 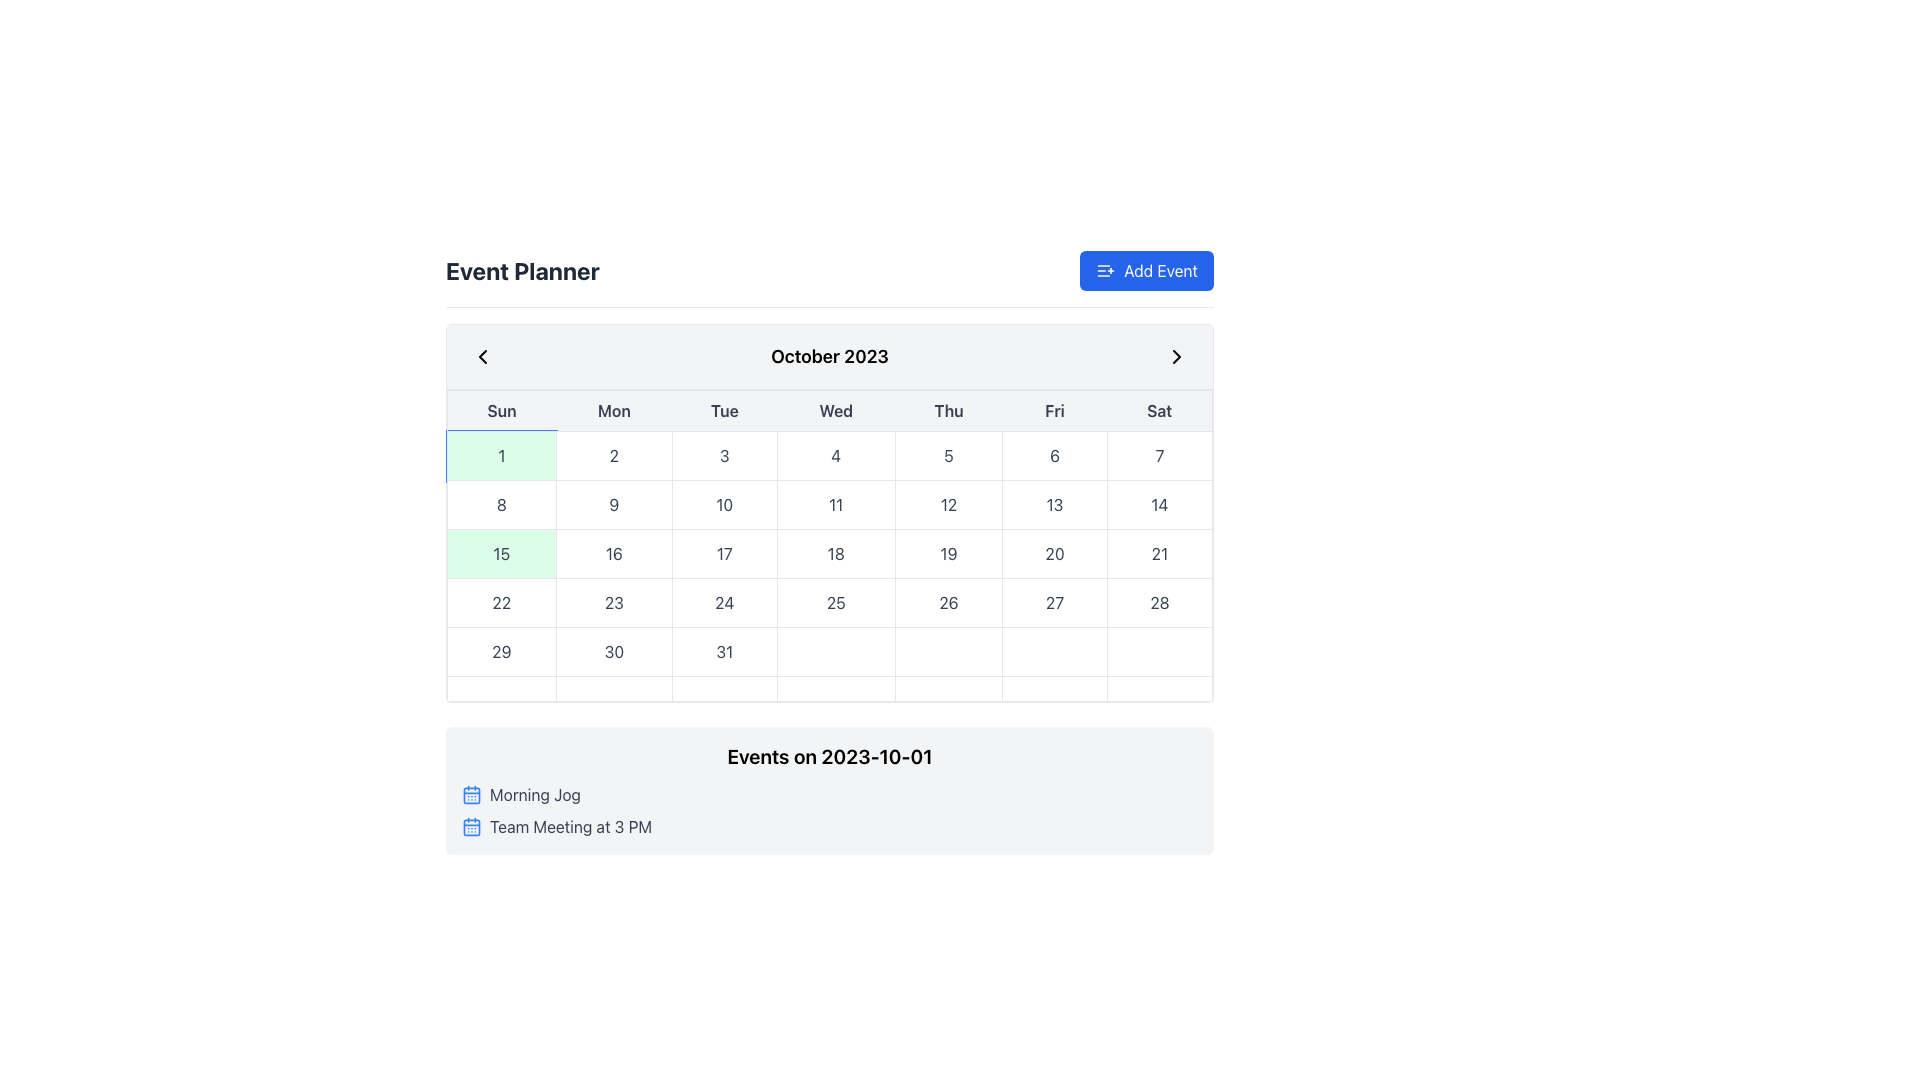 I want to click on the right-pointing chevron icon in the top-right corner of the calendar interface to go to the next month, so click(x=1176, y=356).